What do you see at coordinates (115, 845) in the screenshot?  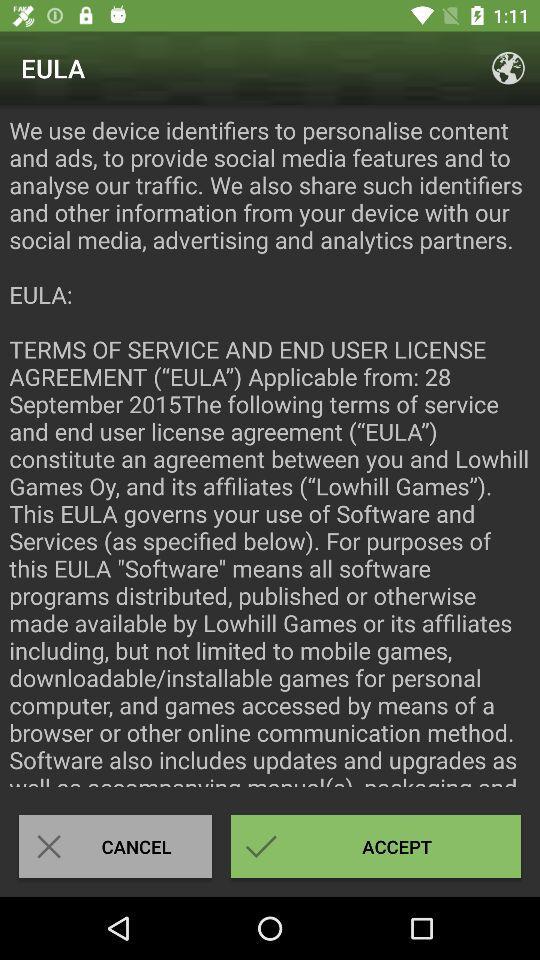 I see `item to the left of accept` at bounding box center [115, 845].